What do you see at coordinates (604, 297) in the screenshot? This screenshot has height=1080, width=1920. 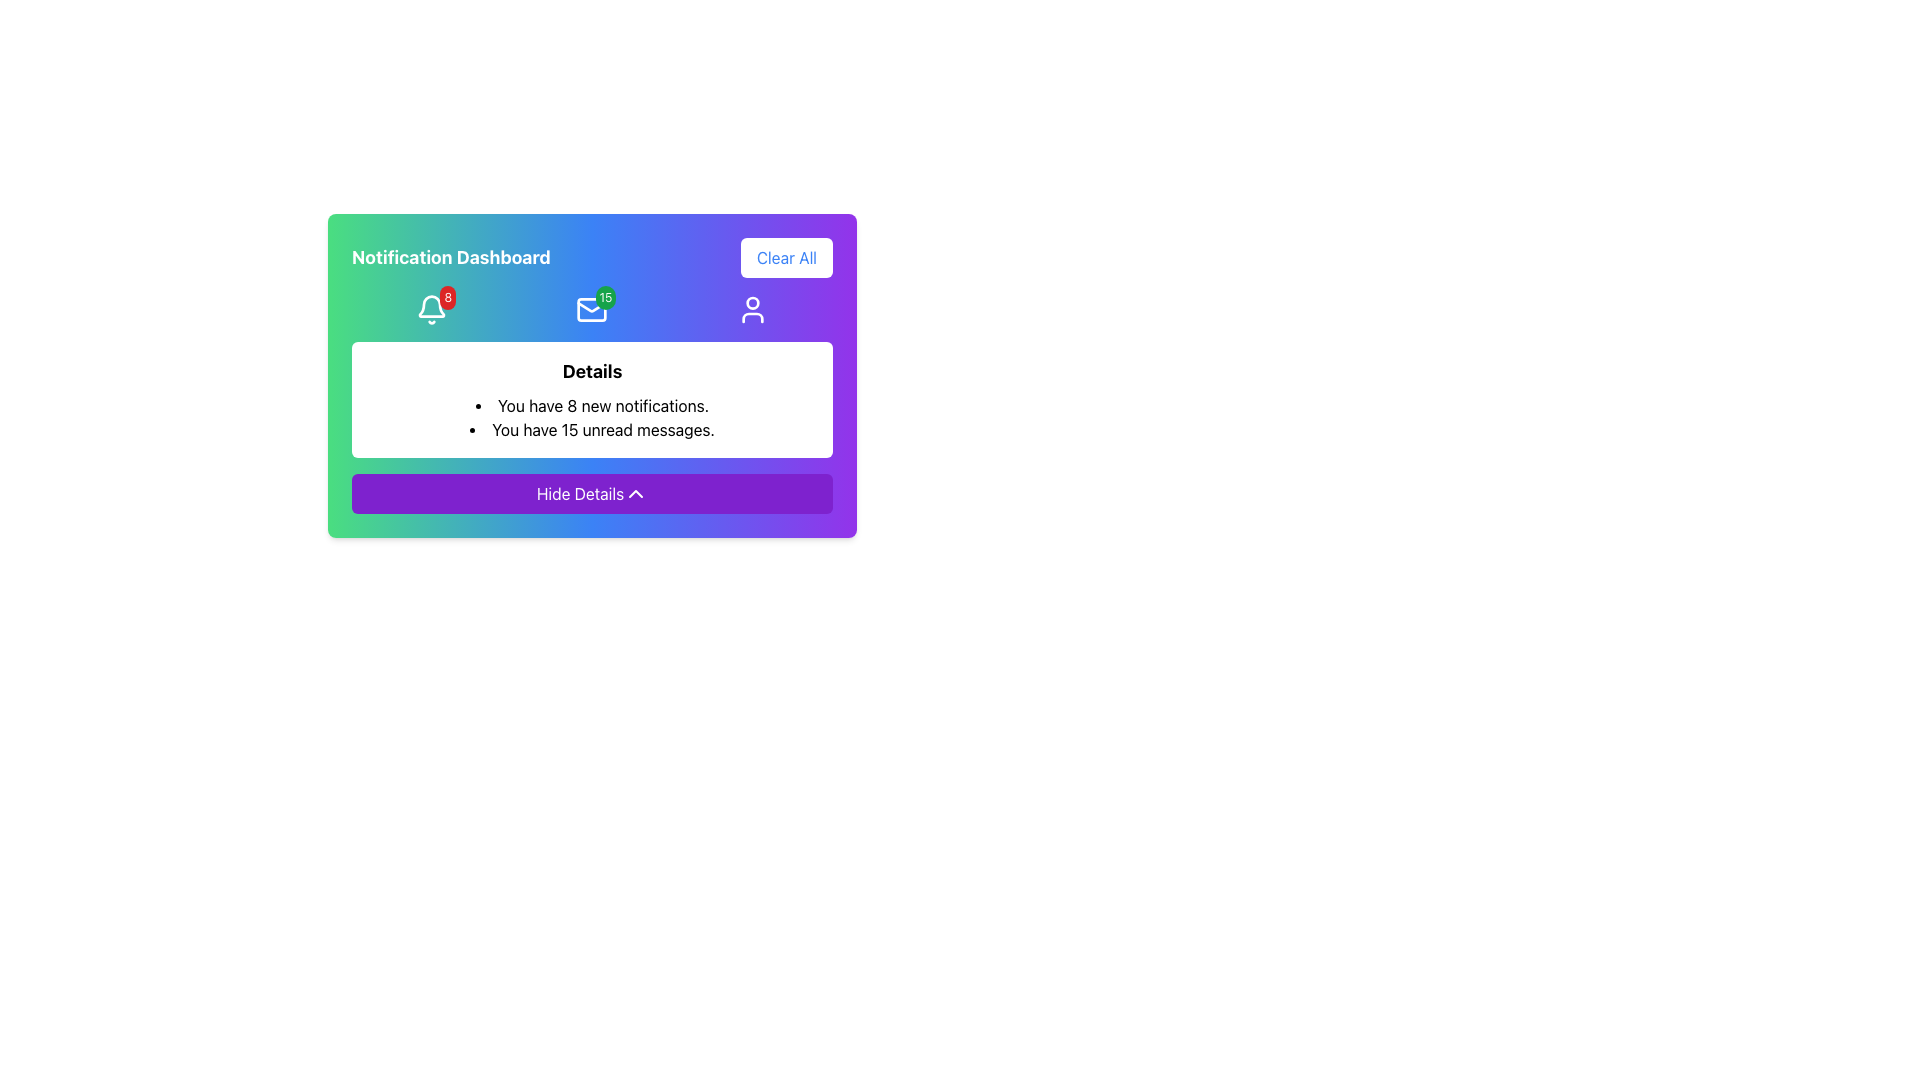 I see `the notification badge indicating 15 unread messages located at the top-right corner of the envelope icon in the notification dashboard` at bounding box center [604, 297].